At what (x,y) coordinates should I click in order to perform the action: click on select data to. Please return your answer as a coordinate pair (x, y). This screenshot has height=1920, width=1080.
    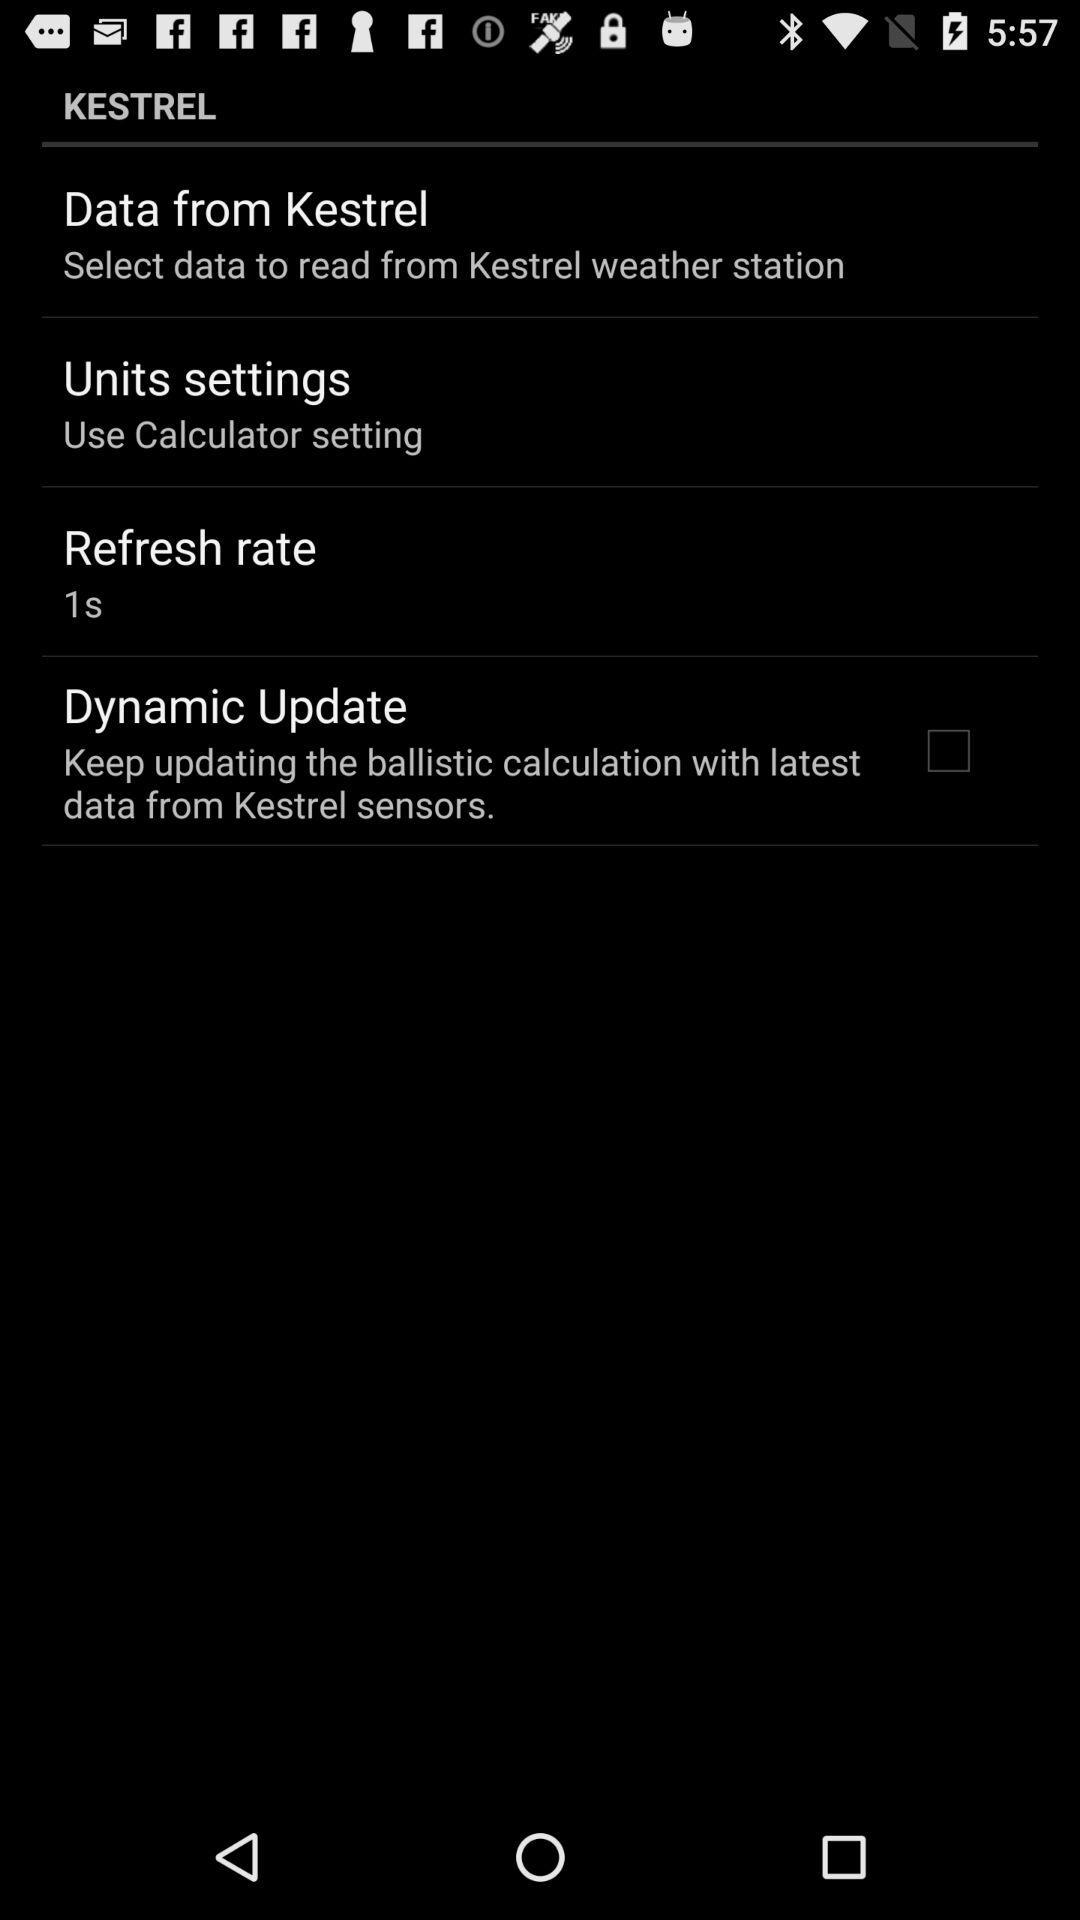
    Looking at the image, I should click on (454, 263).